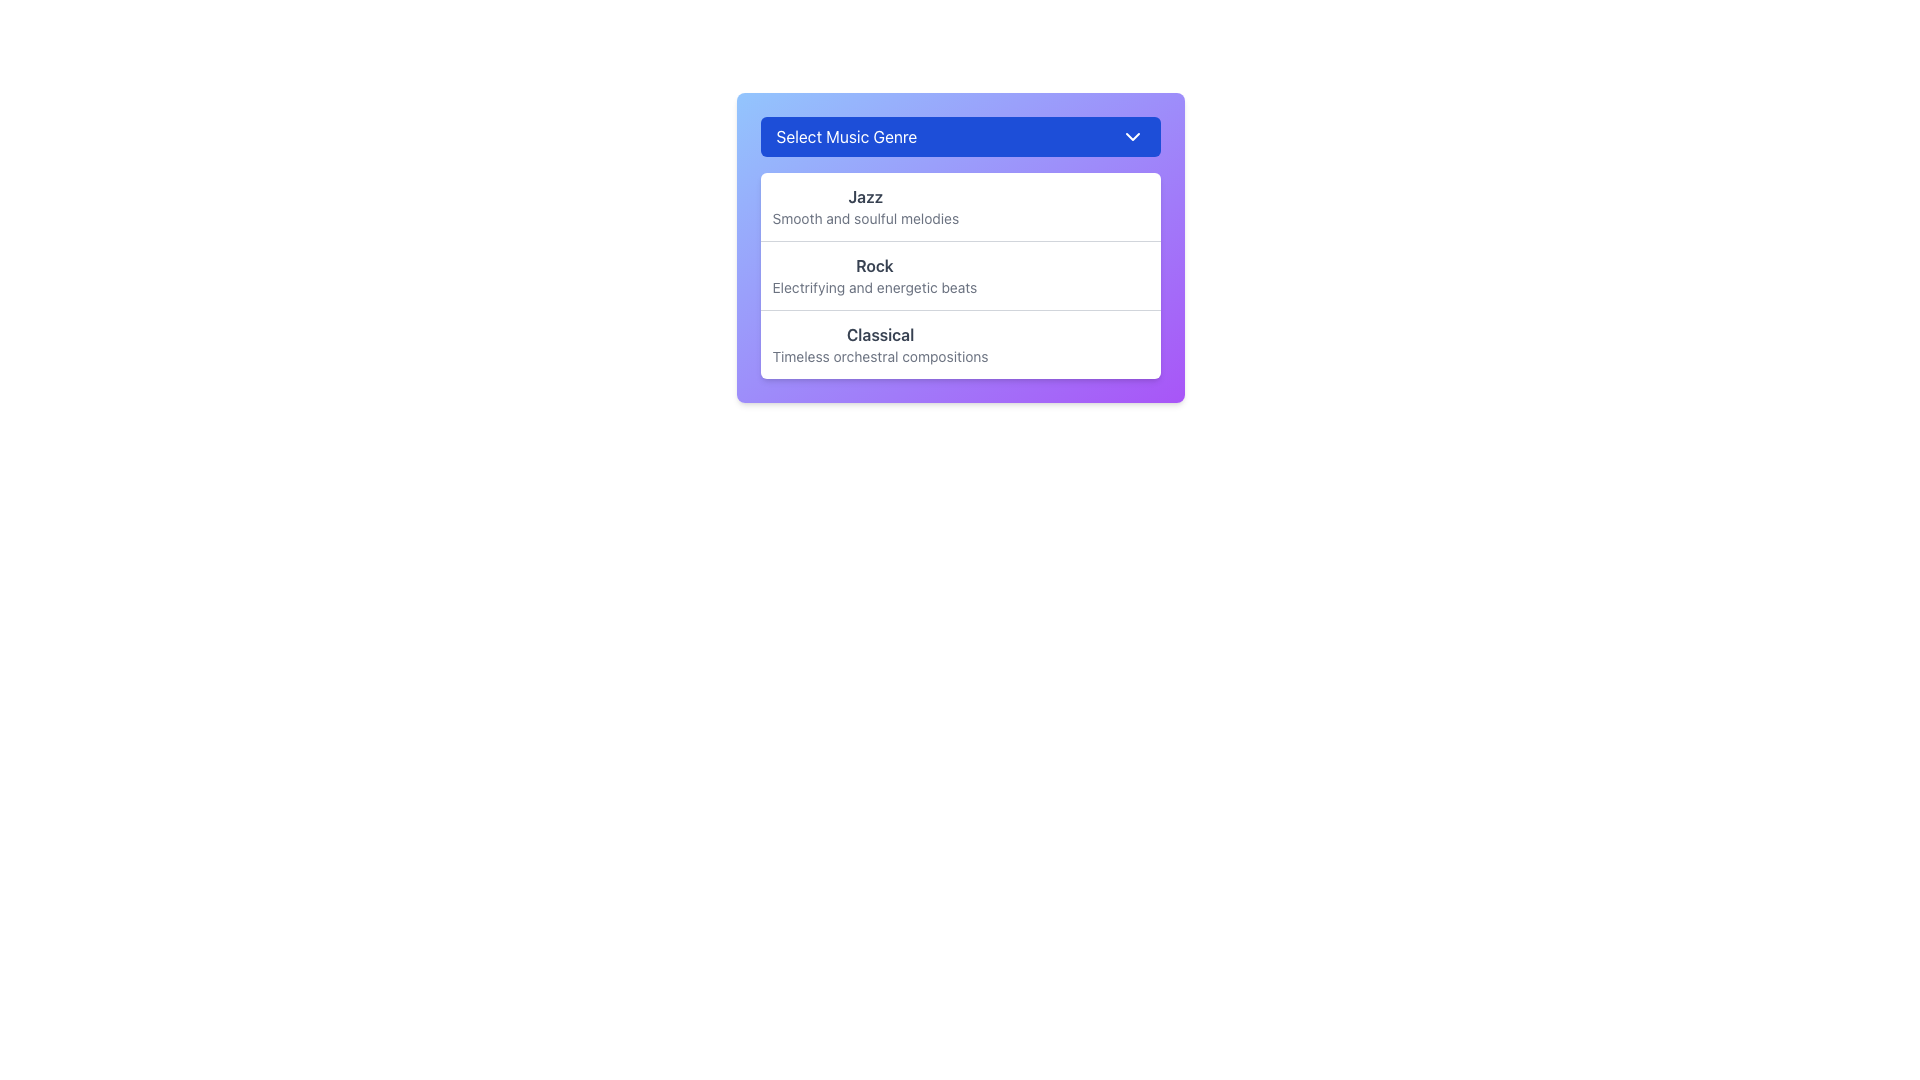 Image resolution: width=1920 pixels, height=1080 pixels. I want to click on the static text label 'Rock', which is bold and gray, positioned above the descriptive text in the dropdown menu interface, so click(874, 265).